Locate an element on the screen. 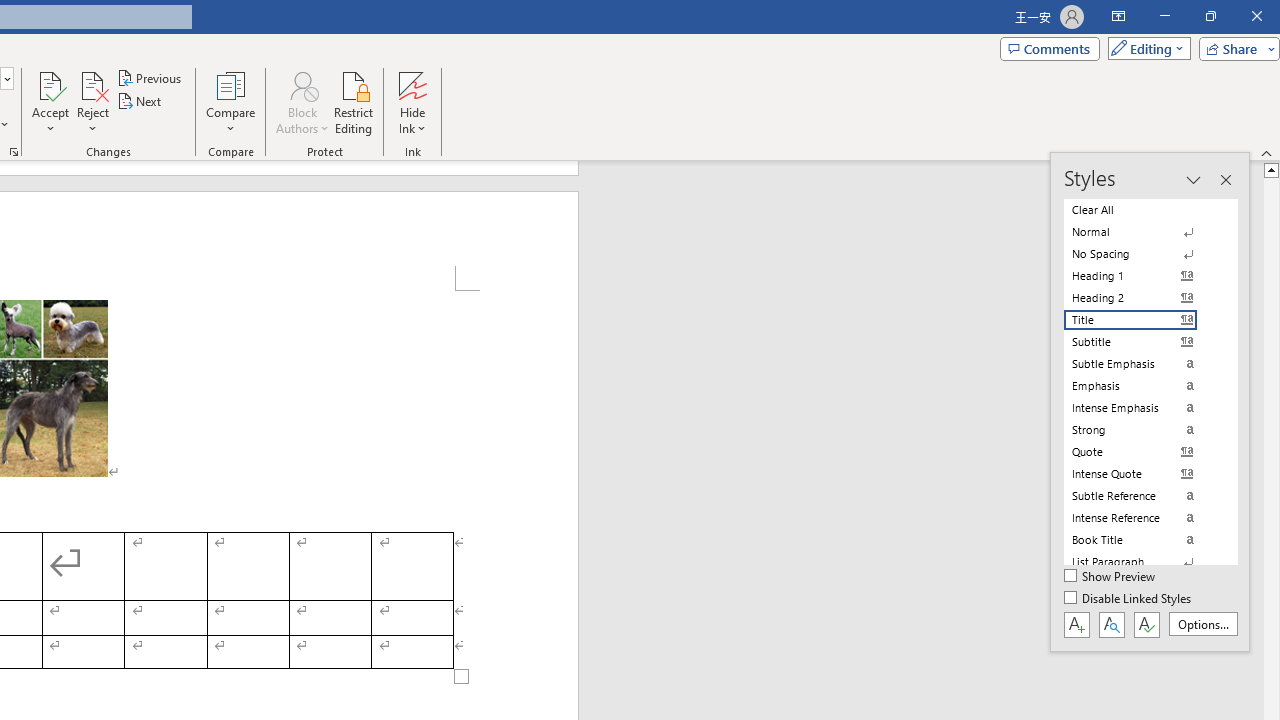 Image resolution: width=1280 pixels, height=720 pixels. 'Hide Ink' is located at coordinates (411, 84).